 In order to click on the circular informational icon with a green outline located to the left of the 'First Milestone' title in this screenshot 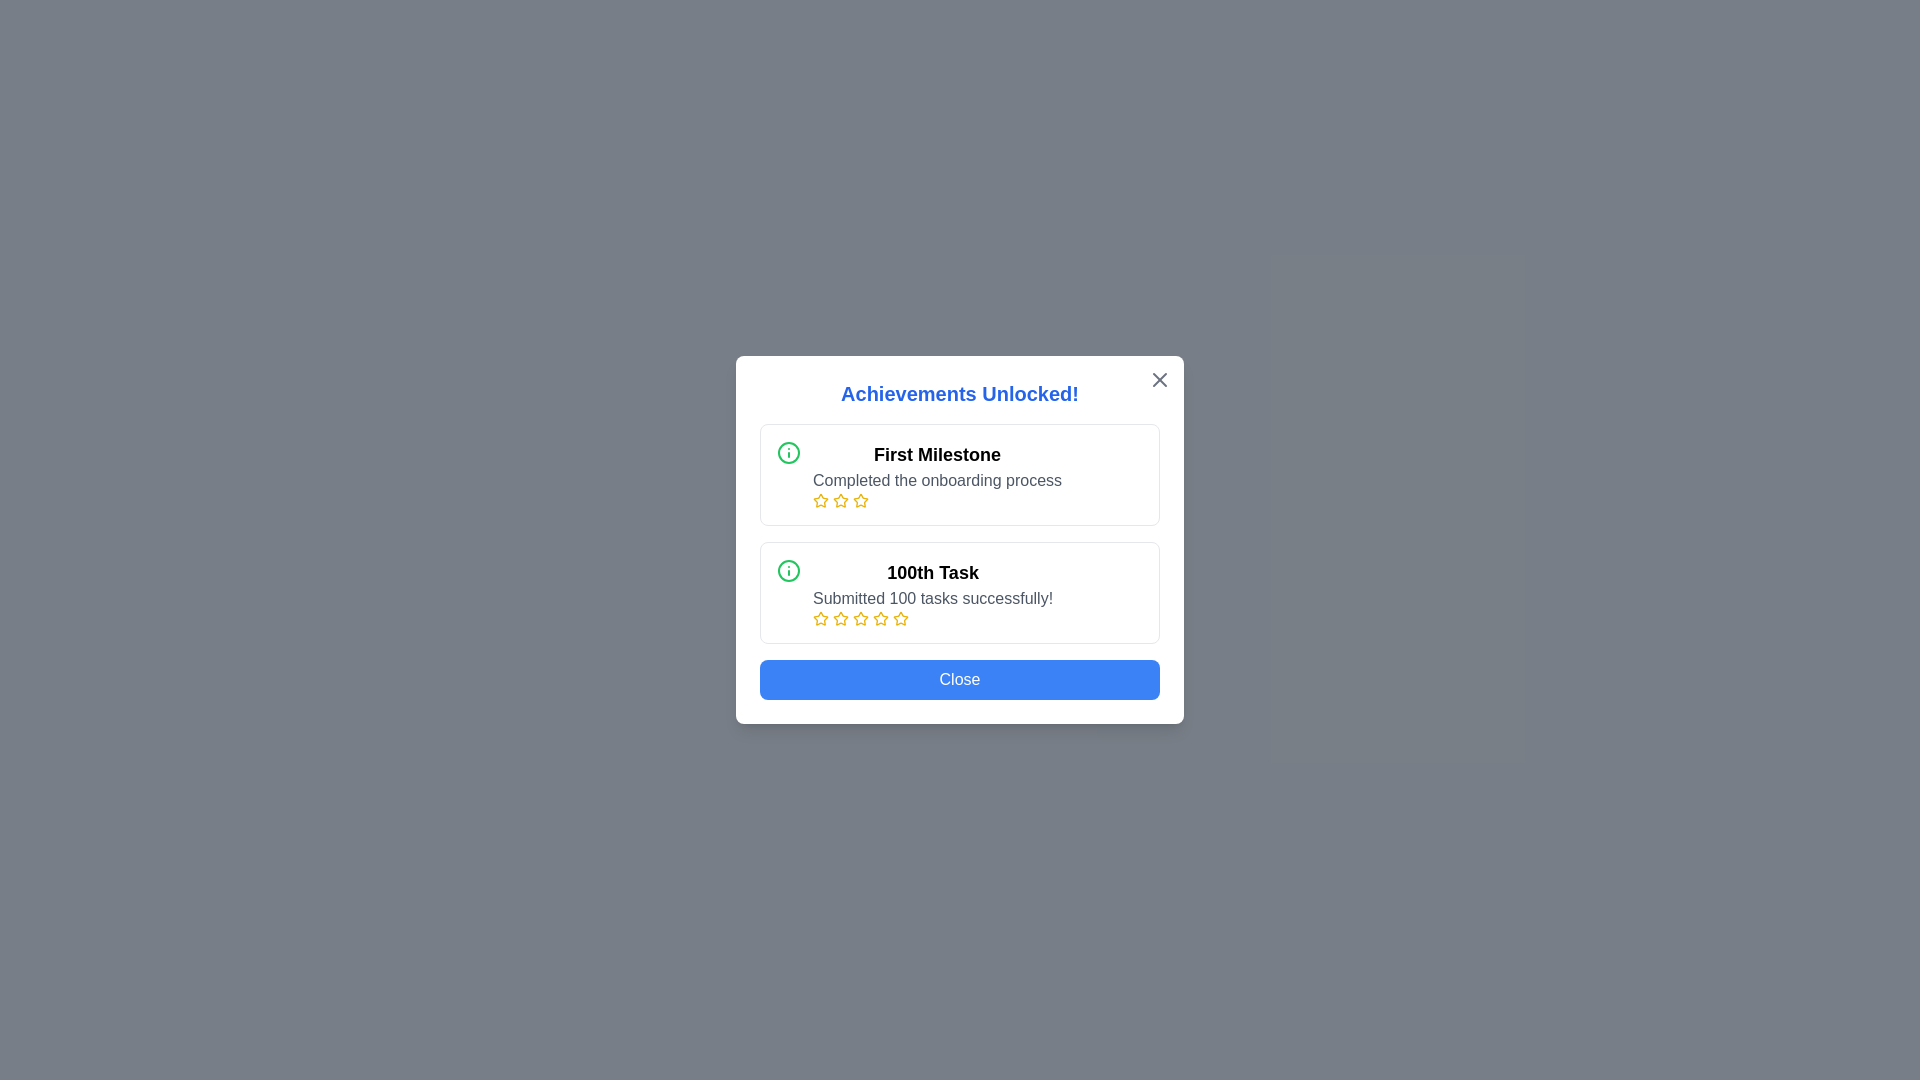, I will do `click(787, 452)`.